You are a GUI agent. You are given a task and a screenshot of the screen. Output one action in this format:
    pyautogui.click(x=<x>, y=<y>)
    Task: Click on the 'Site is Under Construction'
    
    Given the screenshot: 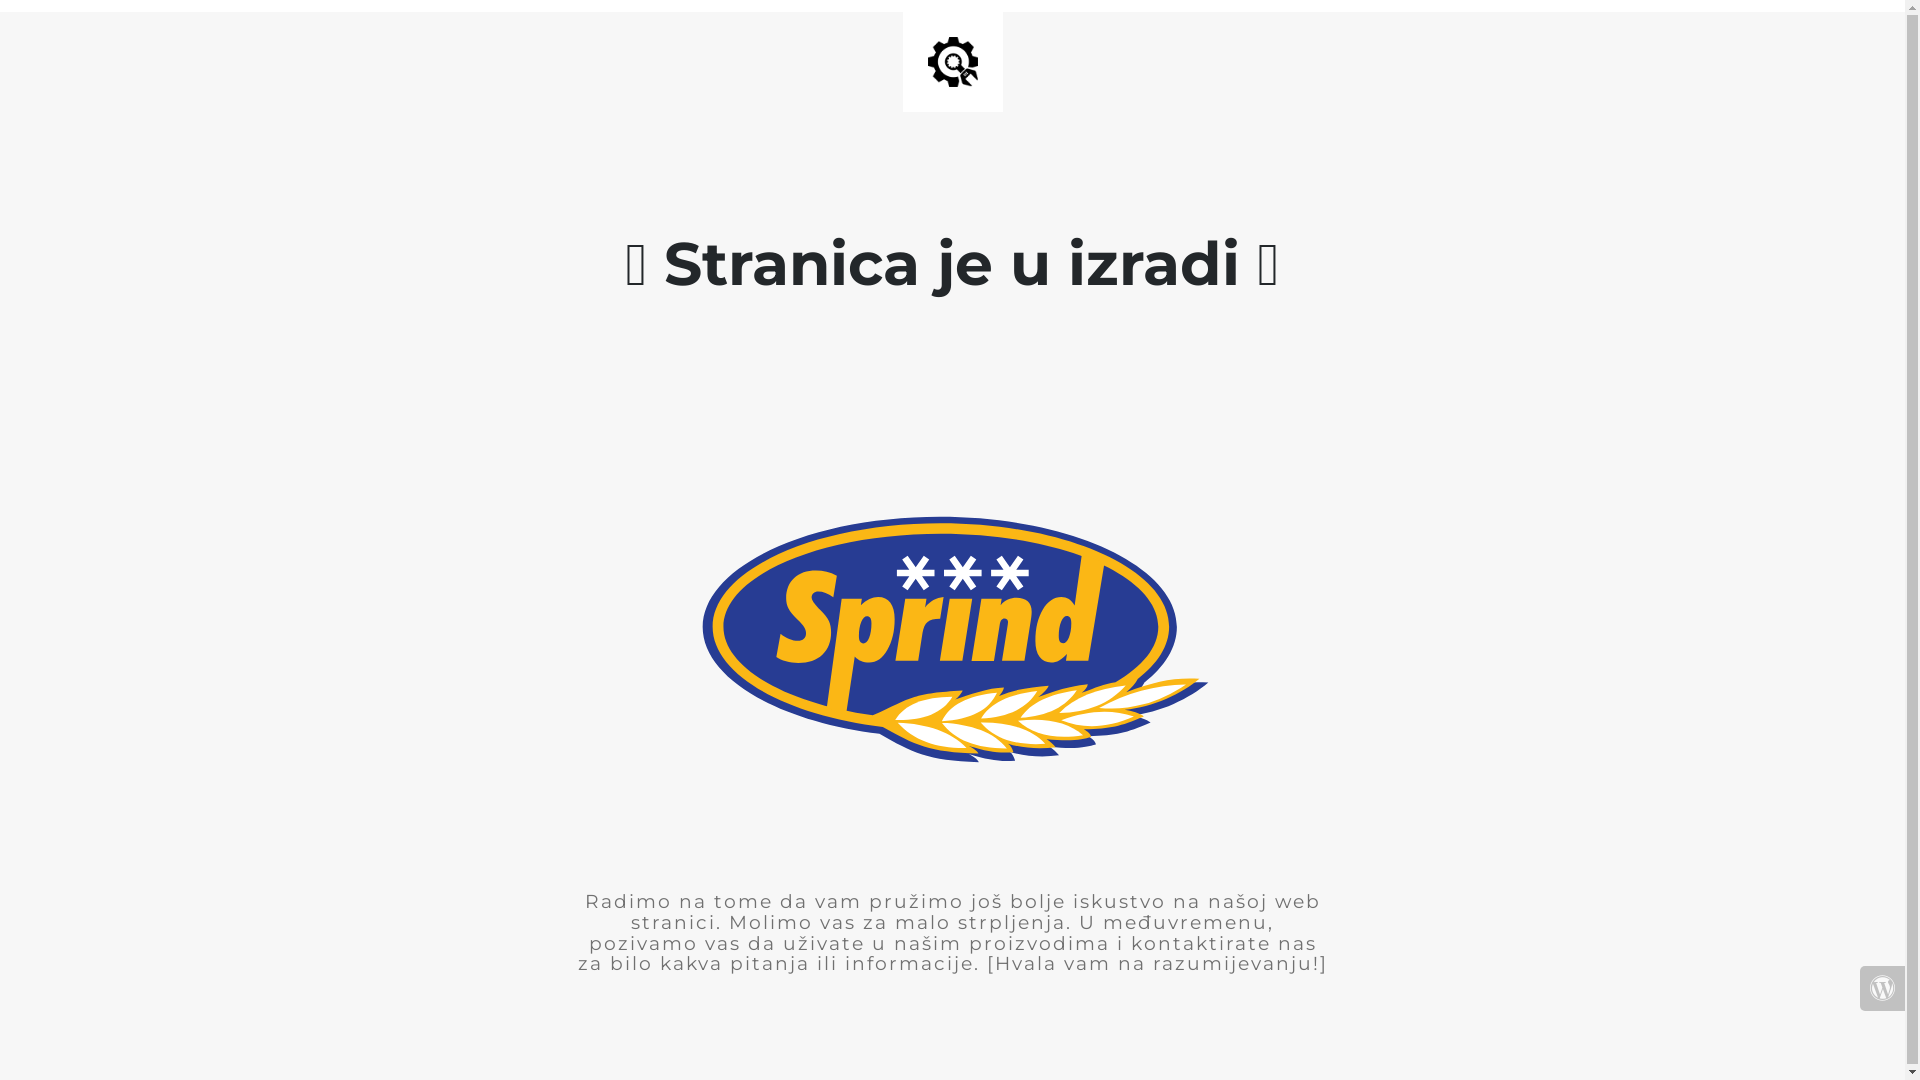 What is the action you would take?
    pyautogui.click(x=952, y=60)
    